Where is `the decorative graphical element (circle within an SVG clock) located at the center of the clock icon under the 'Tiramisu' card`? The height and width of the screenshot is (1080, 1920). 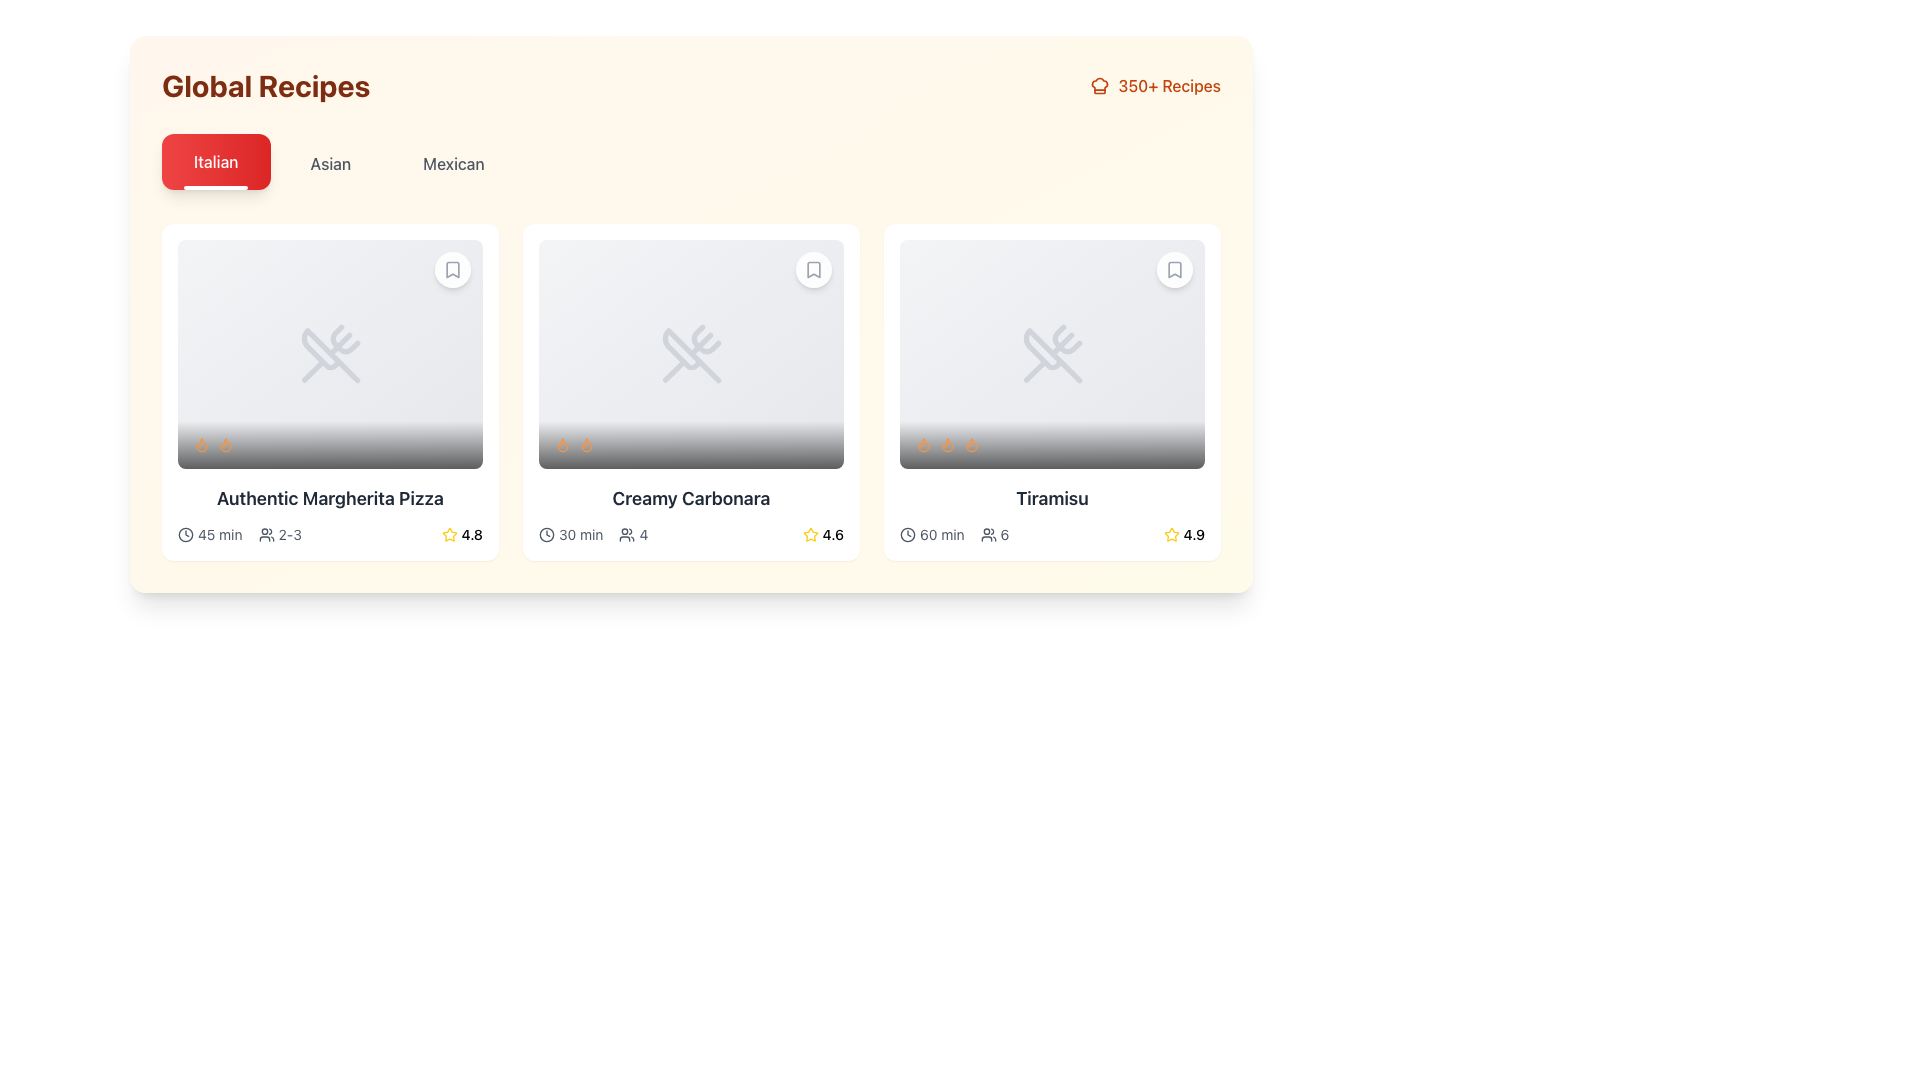
the decorative graphical element (circle within an SVG clock) located at the center of the clock icon under the 'Tiramisu' card is located at coordinates (906, 533).